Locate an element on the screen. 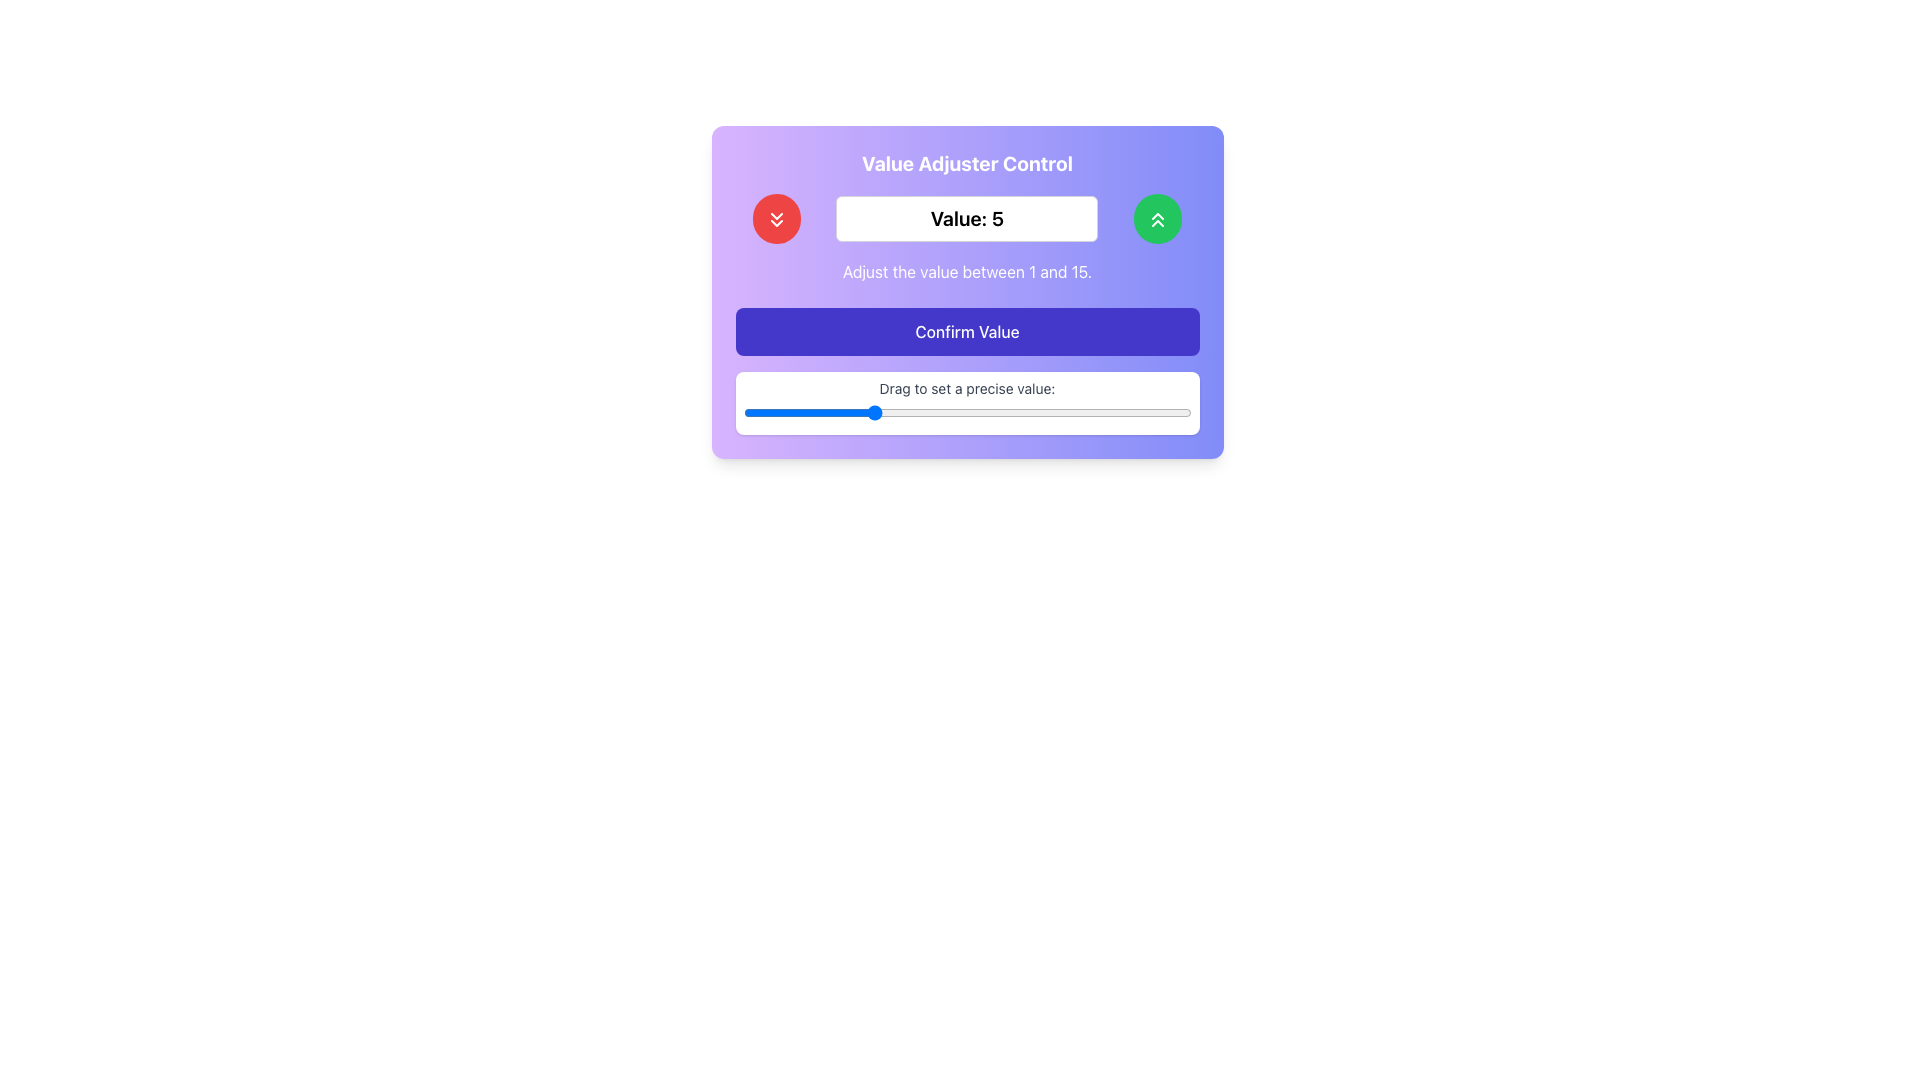 Image resolution: width=1920 pixels, height=1080 pixels. the confirmation button located centrally beneath the text 'Adjust the value between 1 and 15.' and above the slider labeled 'Drag to set a precise value' to confirm the value adjustment is located at coordinates (967, 330).